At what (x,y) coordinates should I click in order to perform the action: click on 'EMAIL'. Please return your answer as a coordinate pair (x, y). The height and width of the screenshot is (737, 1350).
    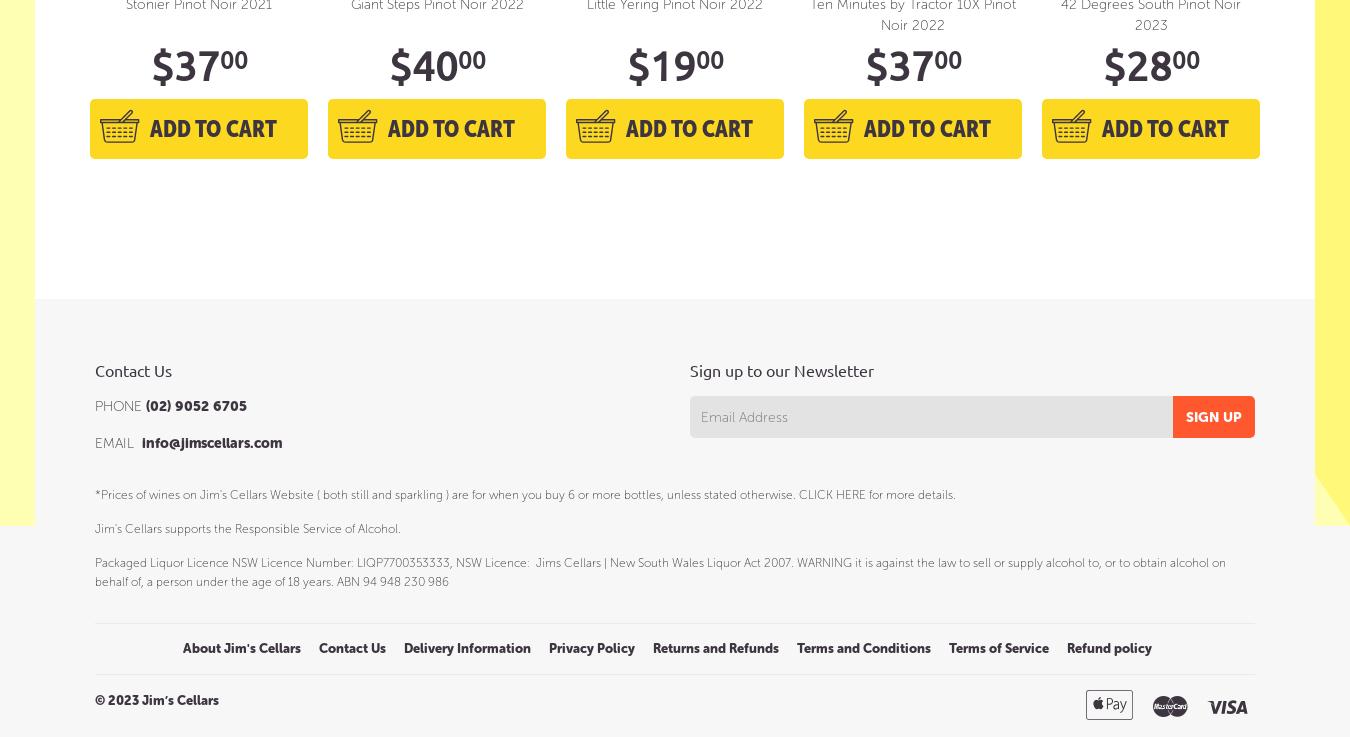
    Looking at the image, I should click on (118, 442).